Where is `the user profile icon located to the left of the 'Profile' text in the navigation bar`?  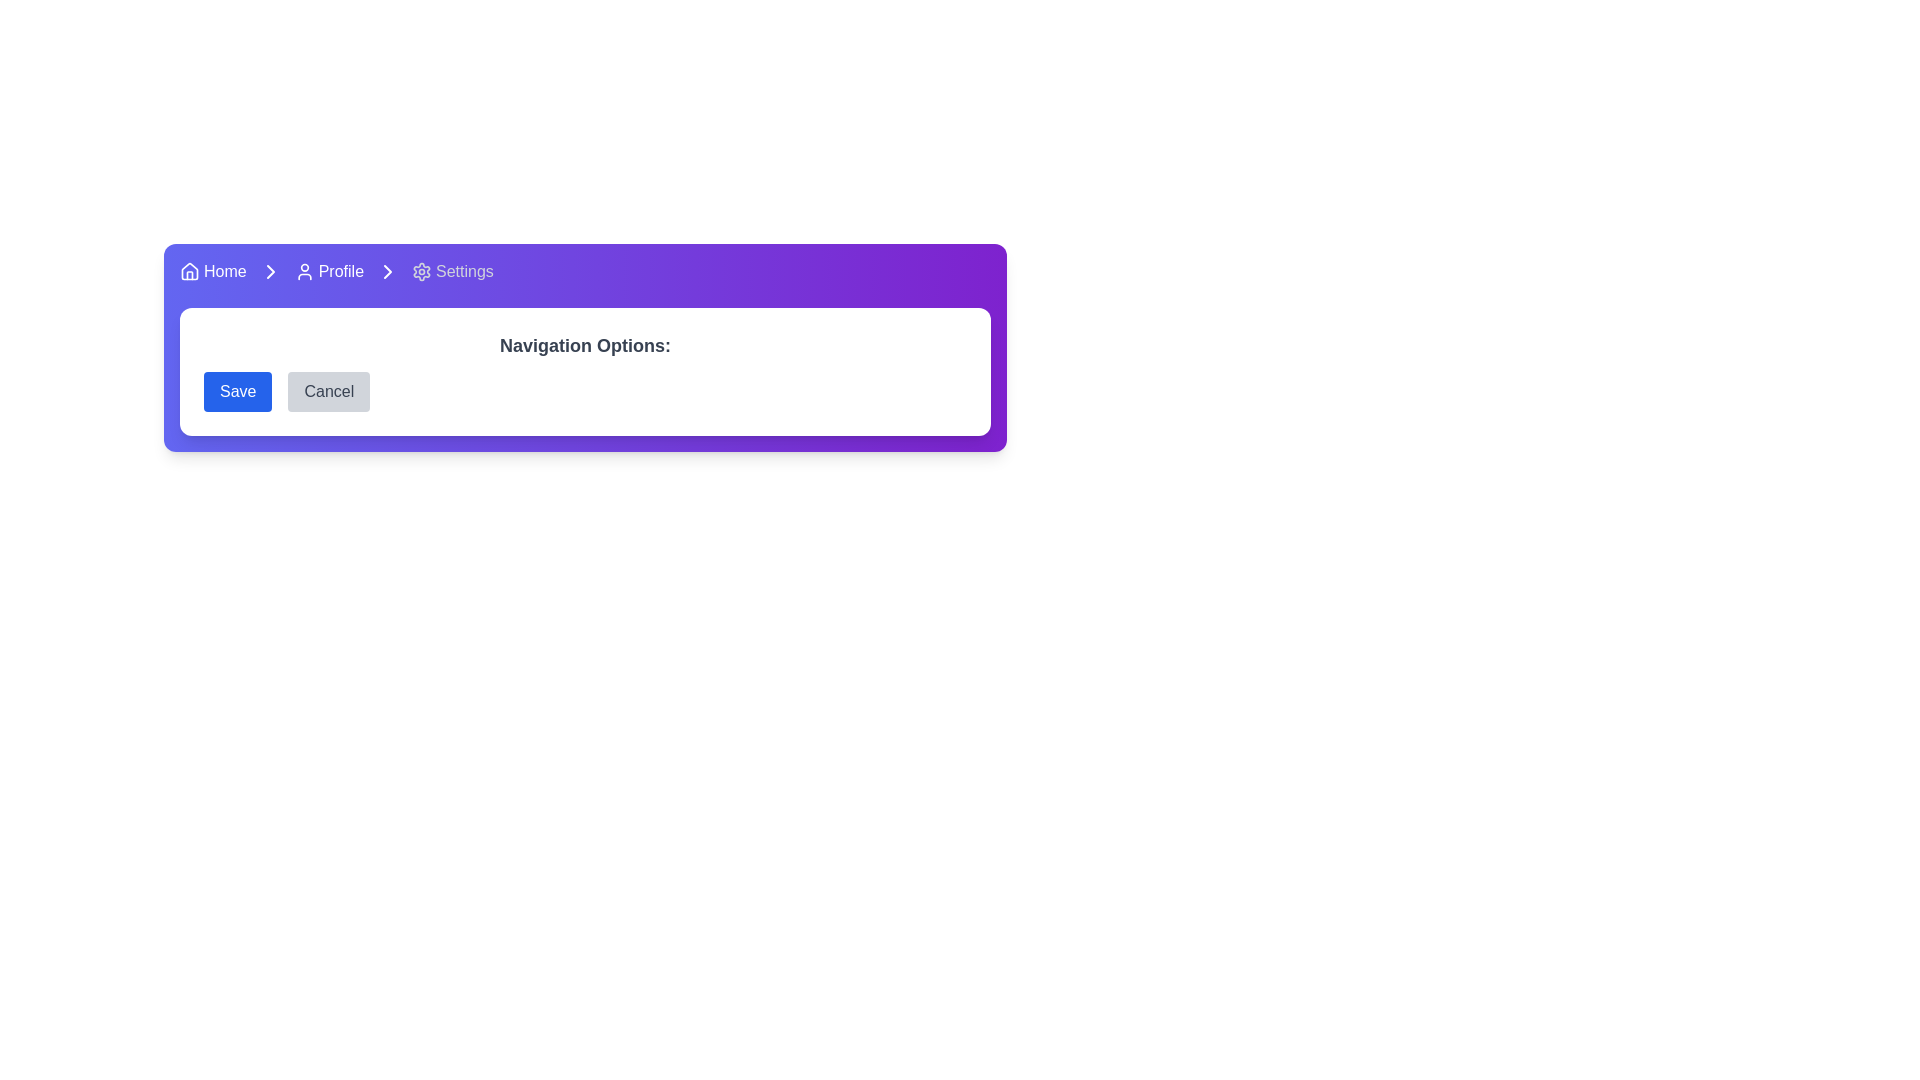 the user profile icon located to the left of the 'Profile' text in the navigation bar is located at coordinates (303, 272).